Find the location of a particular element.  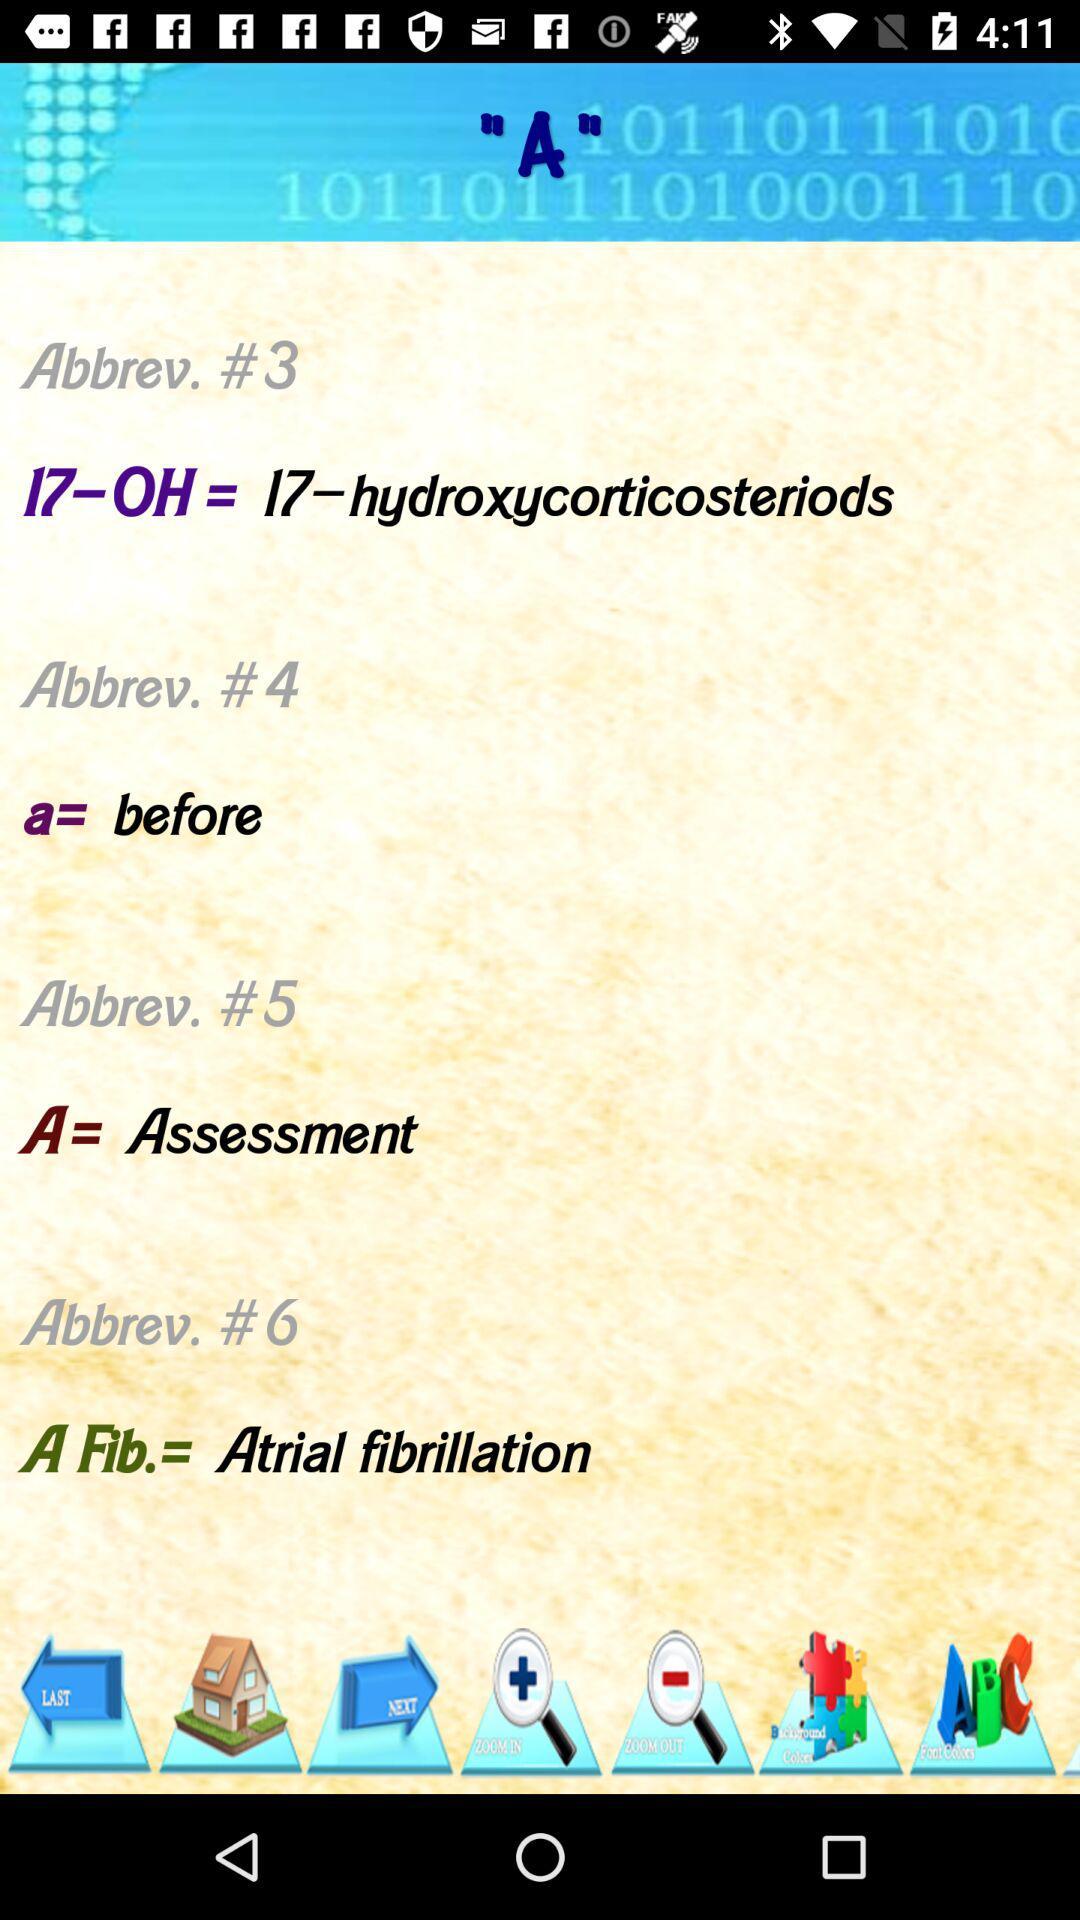

item below abbrev 	1	 	 item is located at coordinates (680, 1702).